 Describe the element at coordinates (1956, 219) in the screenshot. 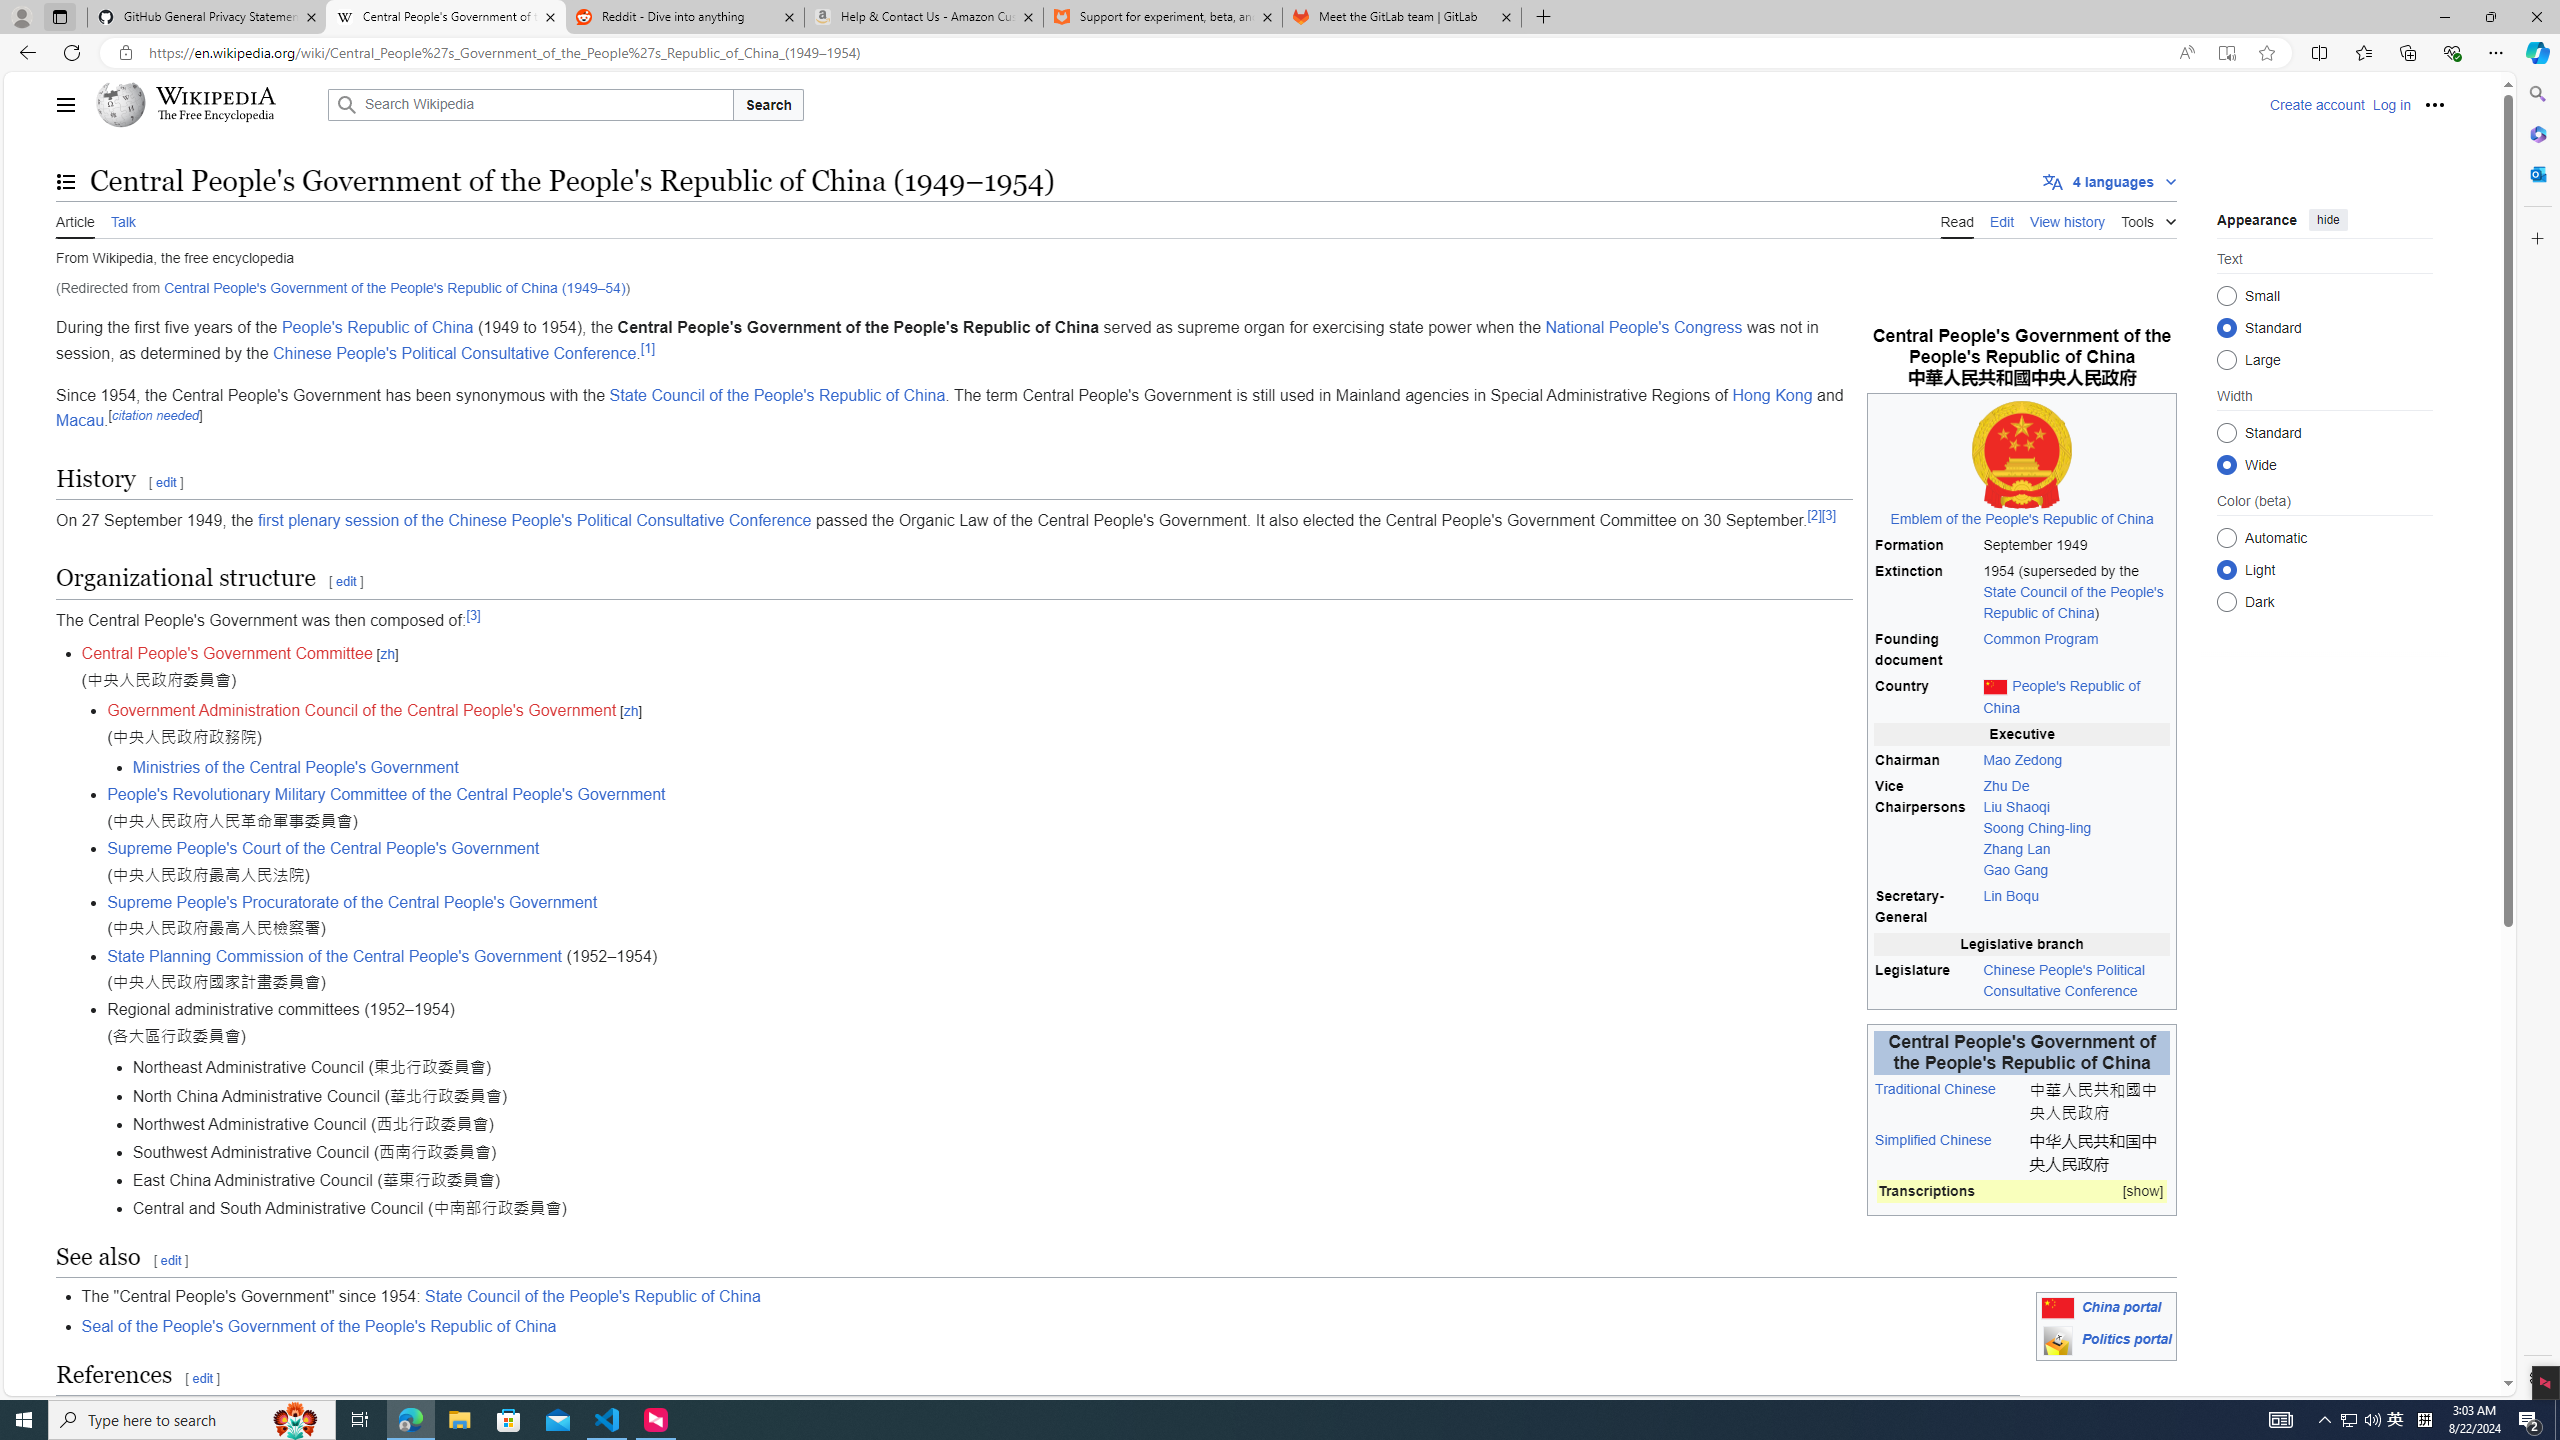

I see `'Read'` at that location.